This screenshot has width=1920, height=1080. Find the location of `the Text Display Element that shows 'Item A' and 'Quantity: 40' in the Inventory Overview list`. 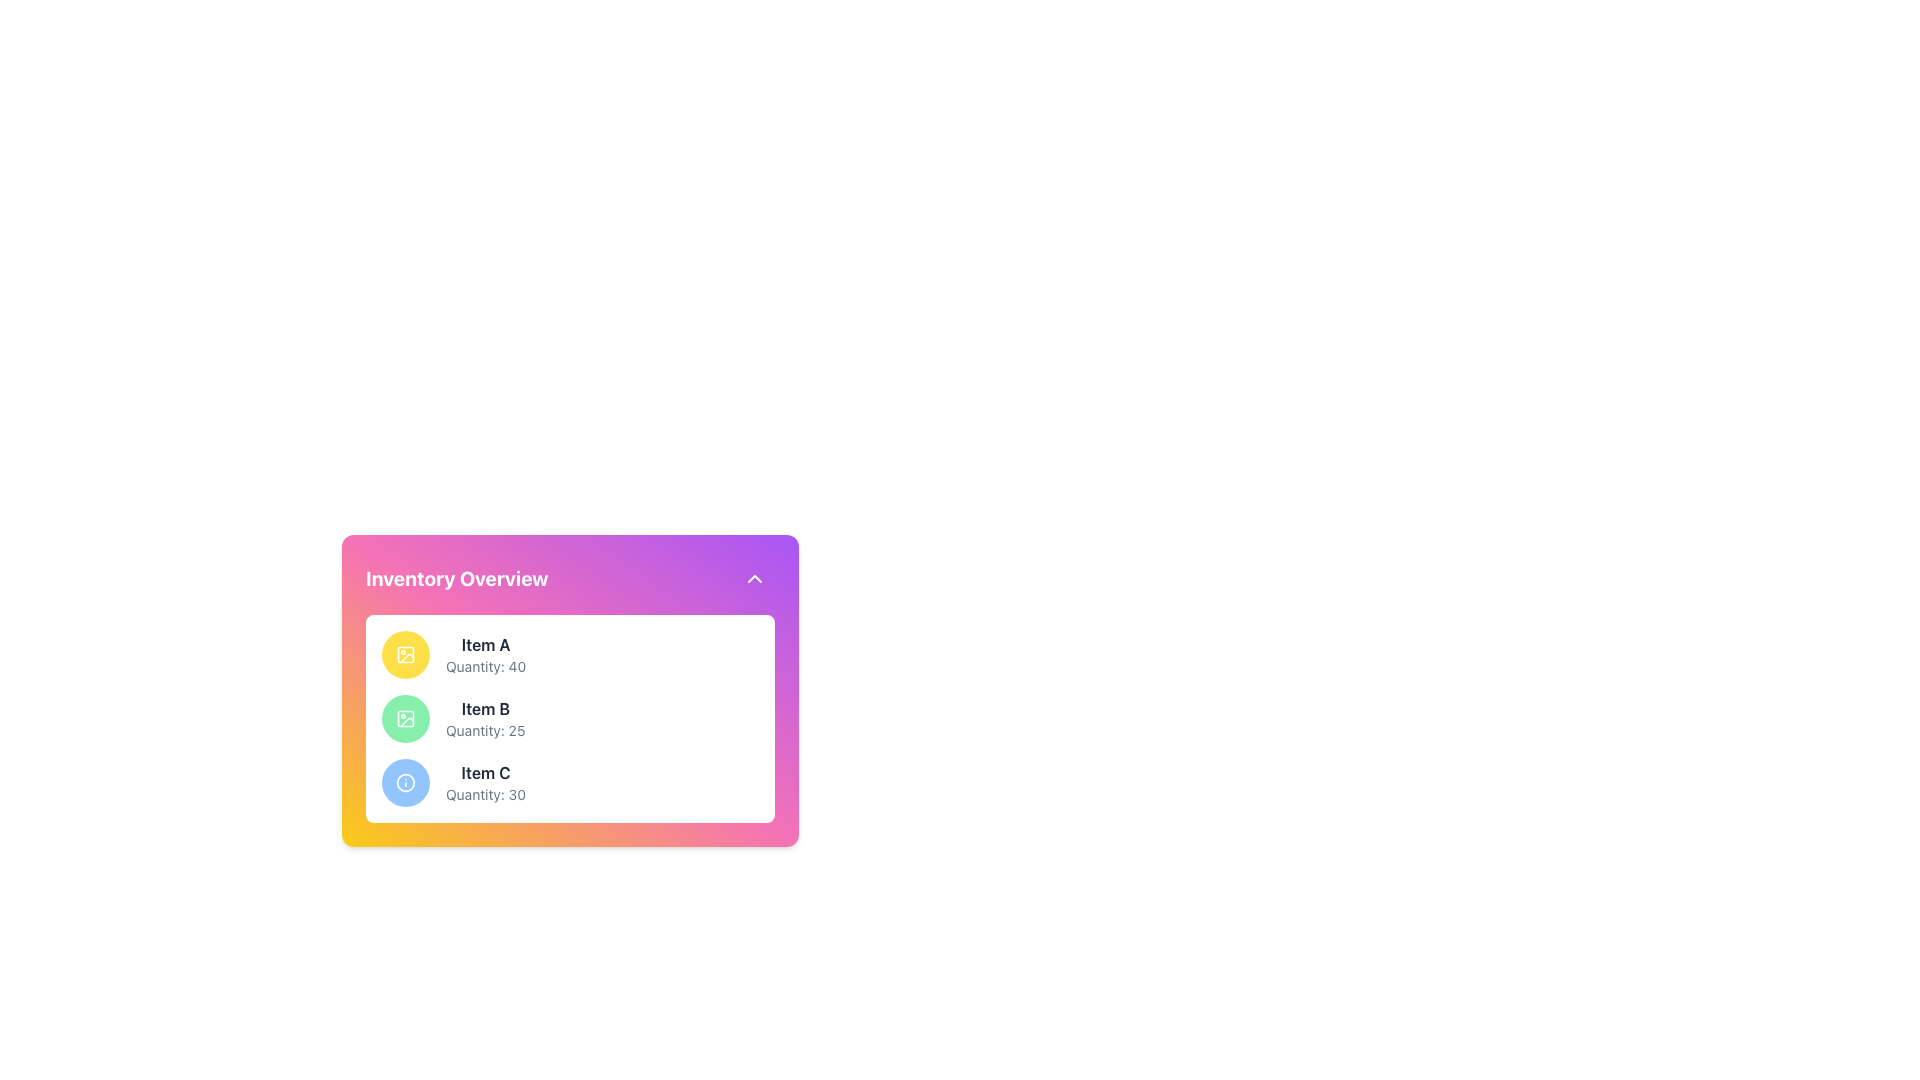

the Text Display Element that shows 'Item A' and 'Quantity: 40' in the Inventory Overview list is located at coordinates (486, 655).